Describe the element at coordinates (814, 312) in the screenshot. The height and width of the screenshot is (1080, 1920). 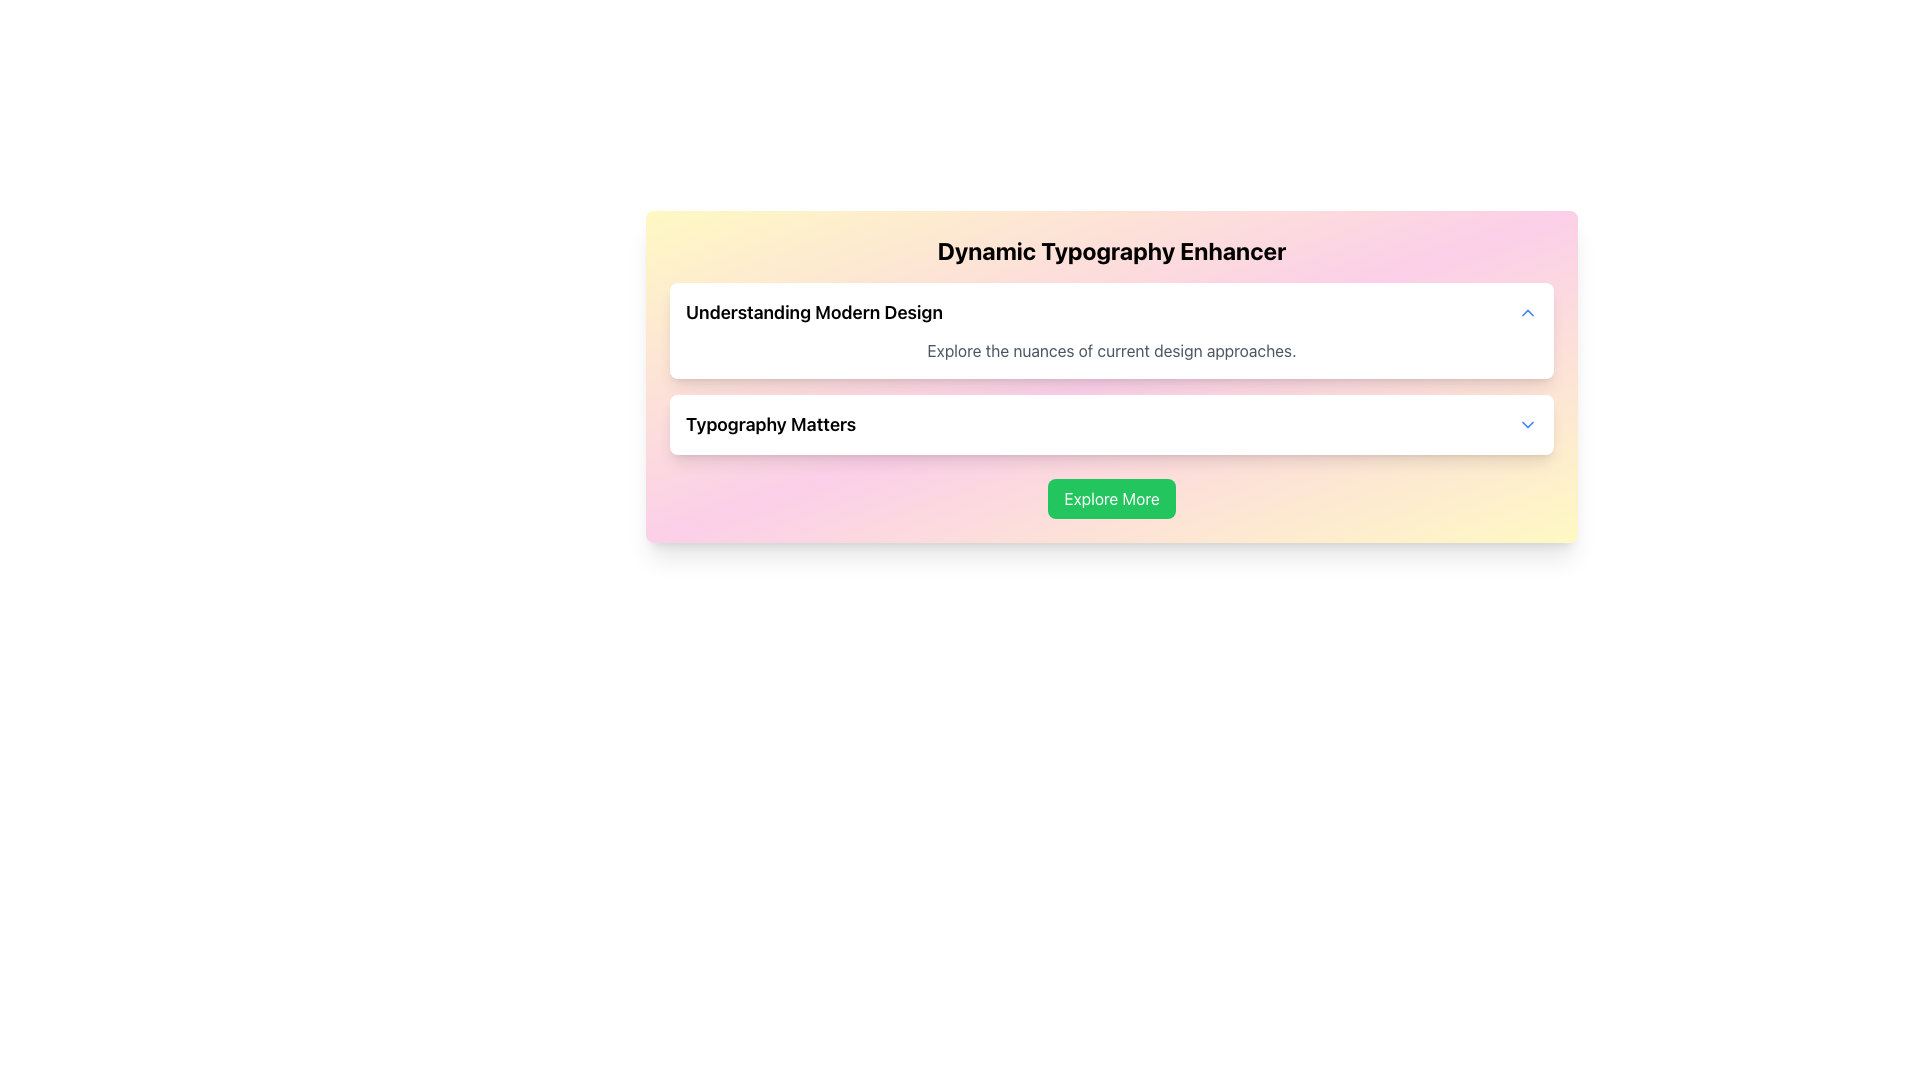
I see `text label that contains 'Understanding Modern Design', which is styled with a larger font size and bold weight, located in the first row of a content card with a light pastel gradient background` at that location.